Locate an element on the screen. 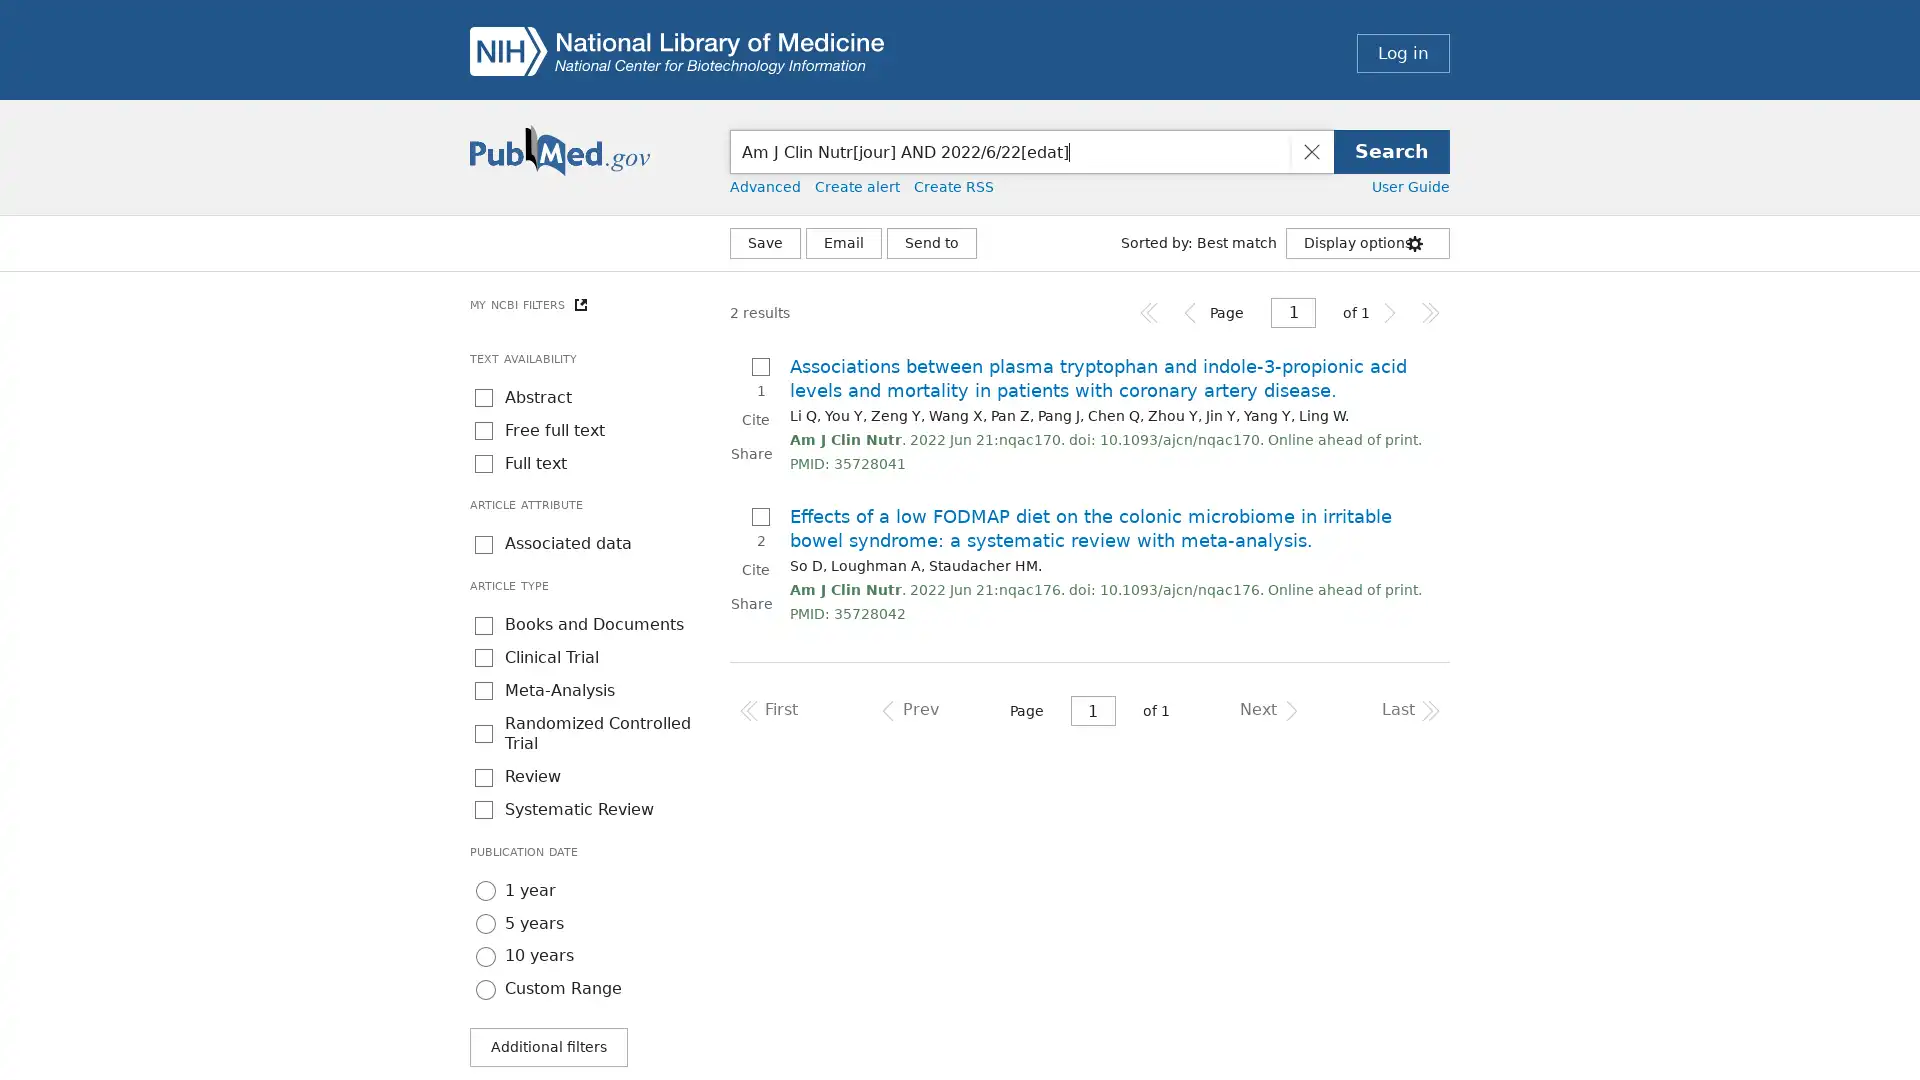 This screenshot has height=1080, width=1920. More Actions is located at coordinates (930, 242).